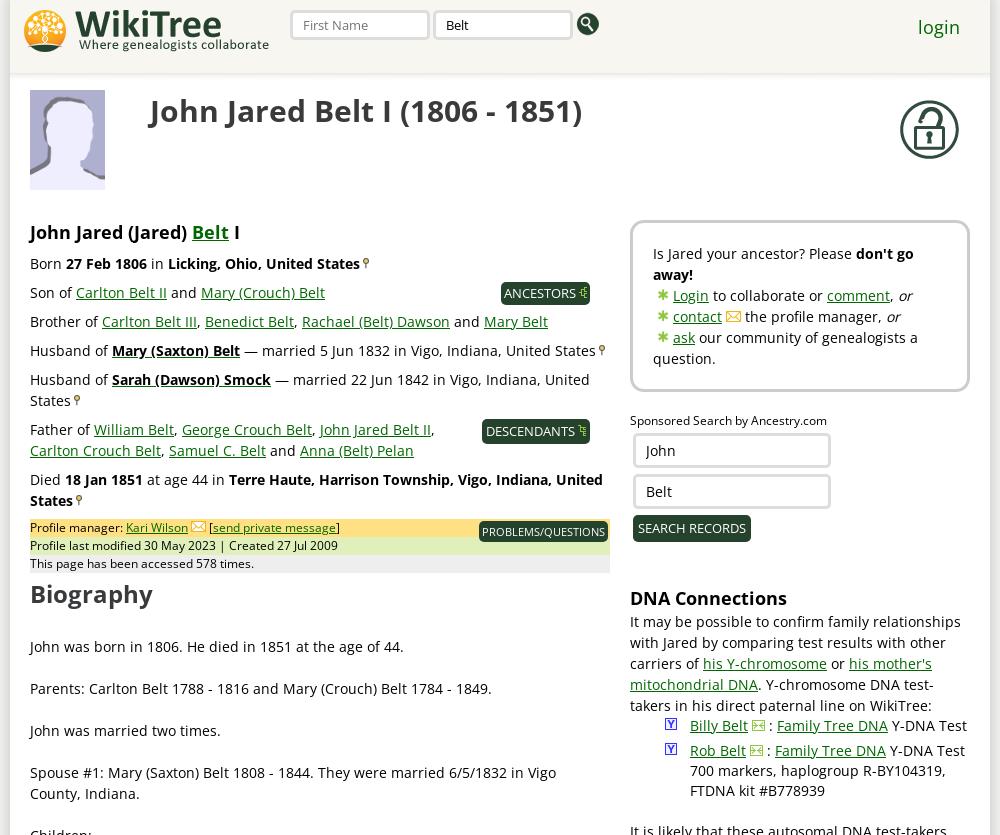 This screenshot has height=835, width=1000. I want to click on 'Profile last modified', so click(86, 545).